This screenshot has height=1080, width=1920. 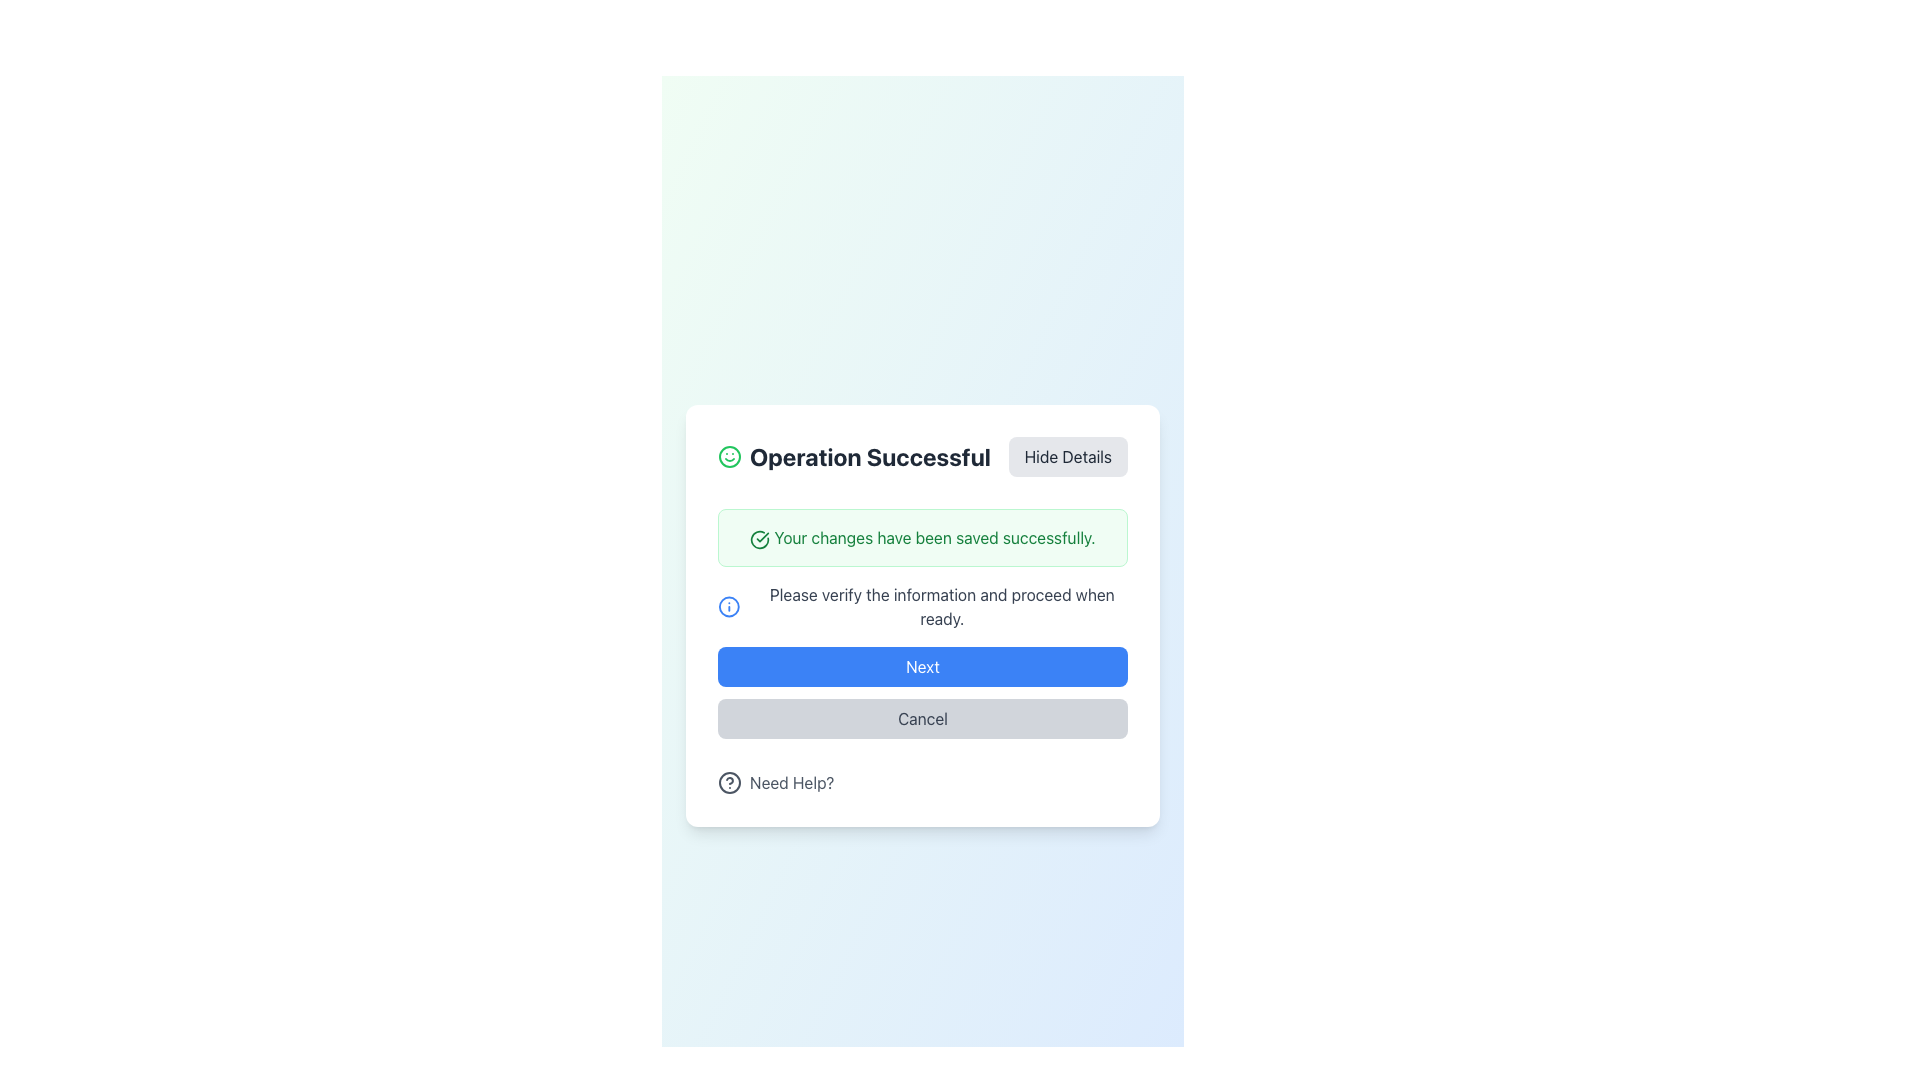 I want to click on the help text label located at the bottom-center of the modal, which serves as a link for help or support features, so click(x=791, y=782).